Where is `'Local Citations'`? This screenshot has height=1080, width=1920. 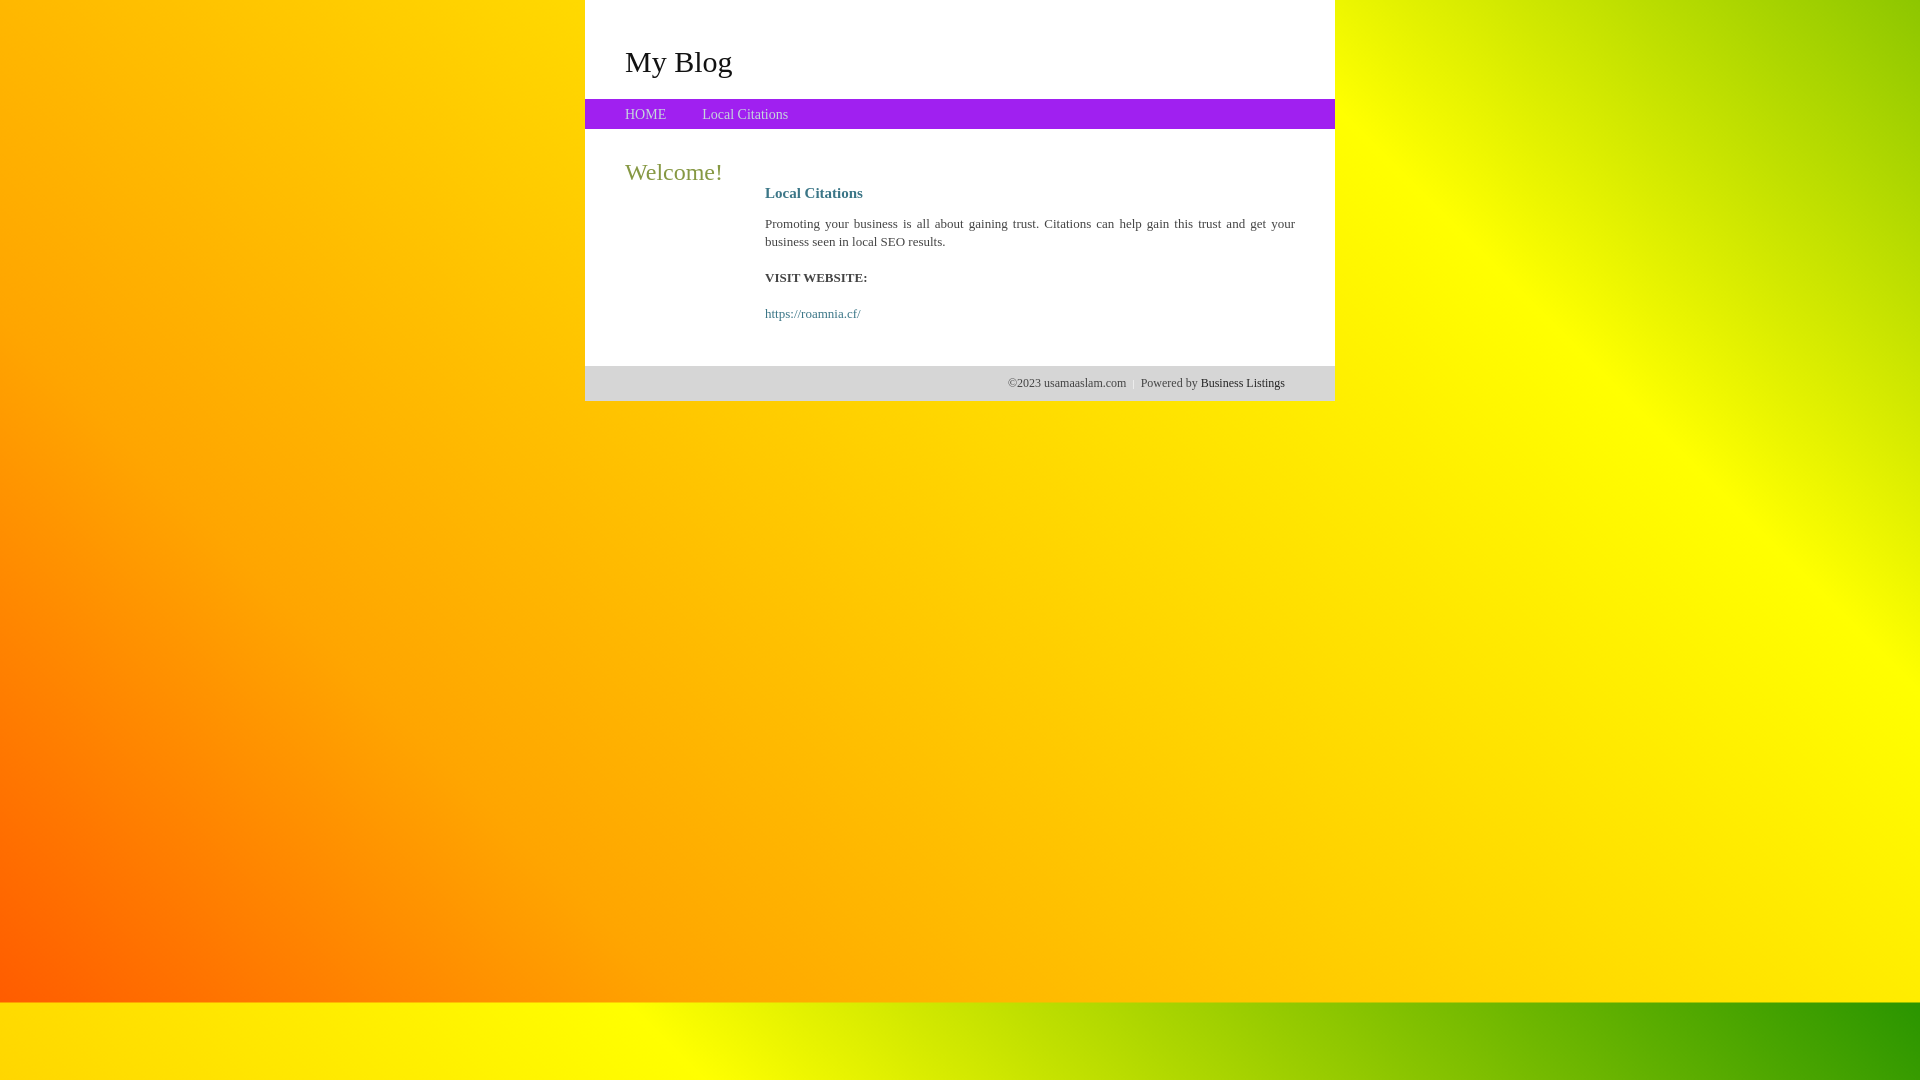
'Local Citations' is located at coordinates (743, 114).